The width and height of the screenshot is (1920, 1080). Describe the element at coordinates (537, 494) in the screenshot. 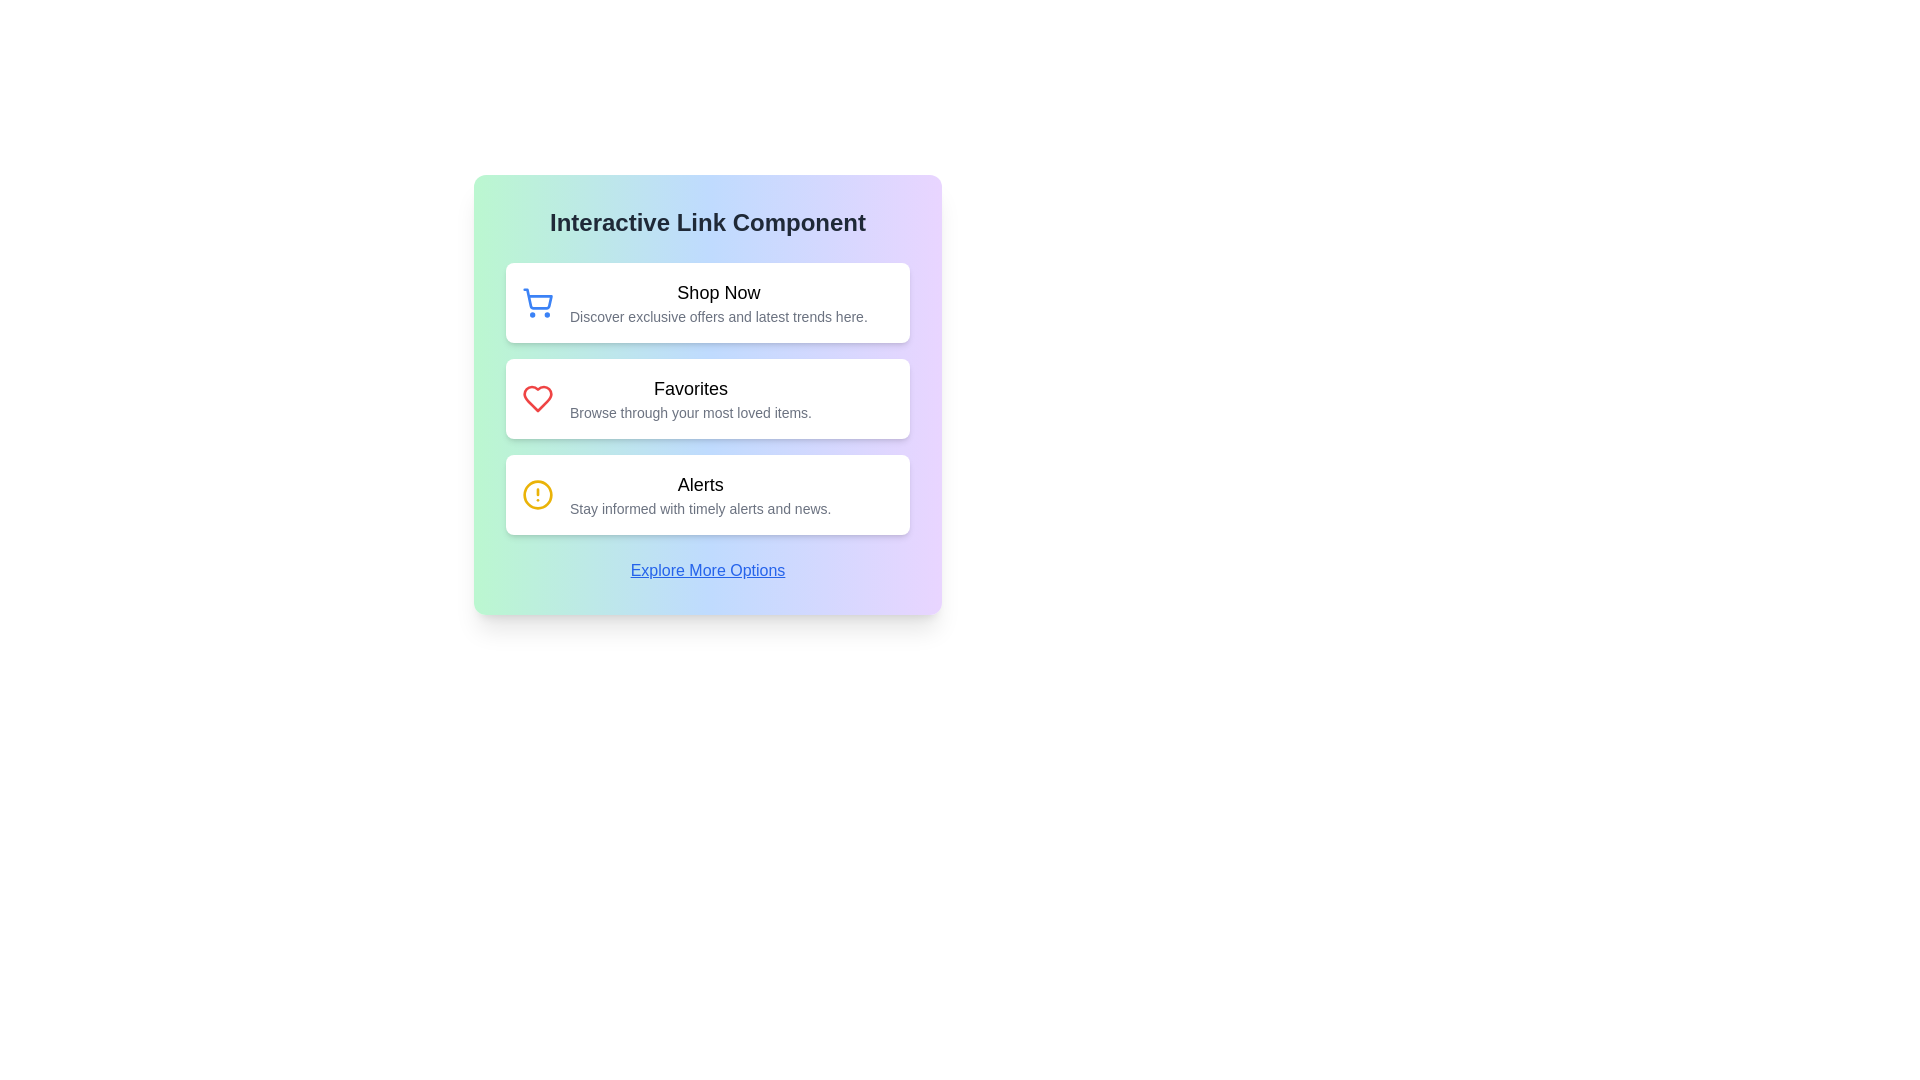

I see `the circular warning icon with a yellow outline and exclamation mark, located in the middle card preceding the text 'Alerts.'` at that location.